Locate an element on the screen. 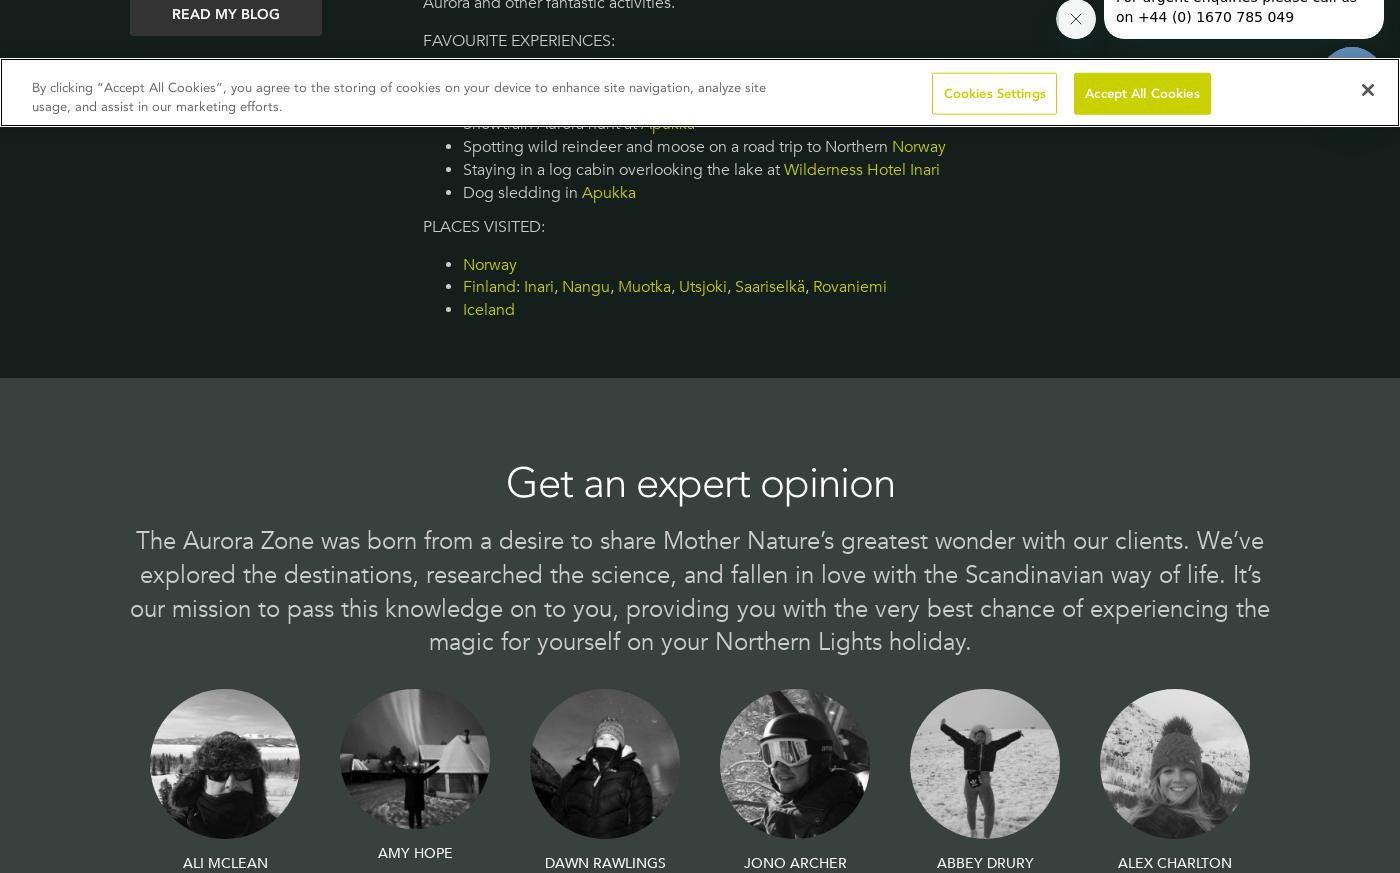 The image size is (1400, 873). ':' is located at coordinates (518, 287).